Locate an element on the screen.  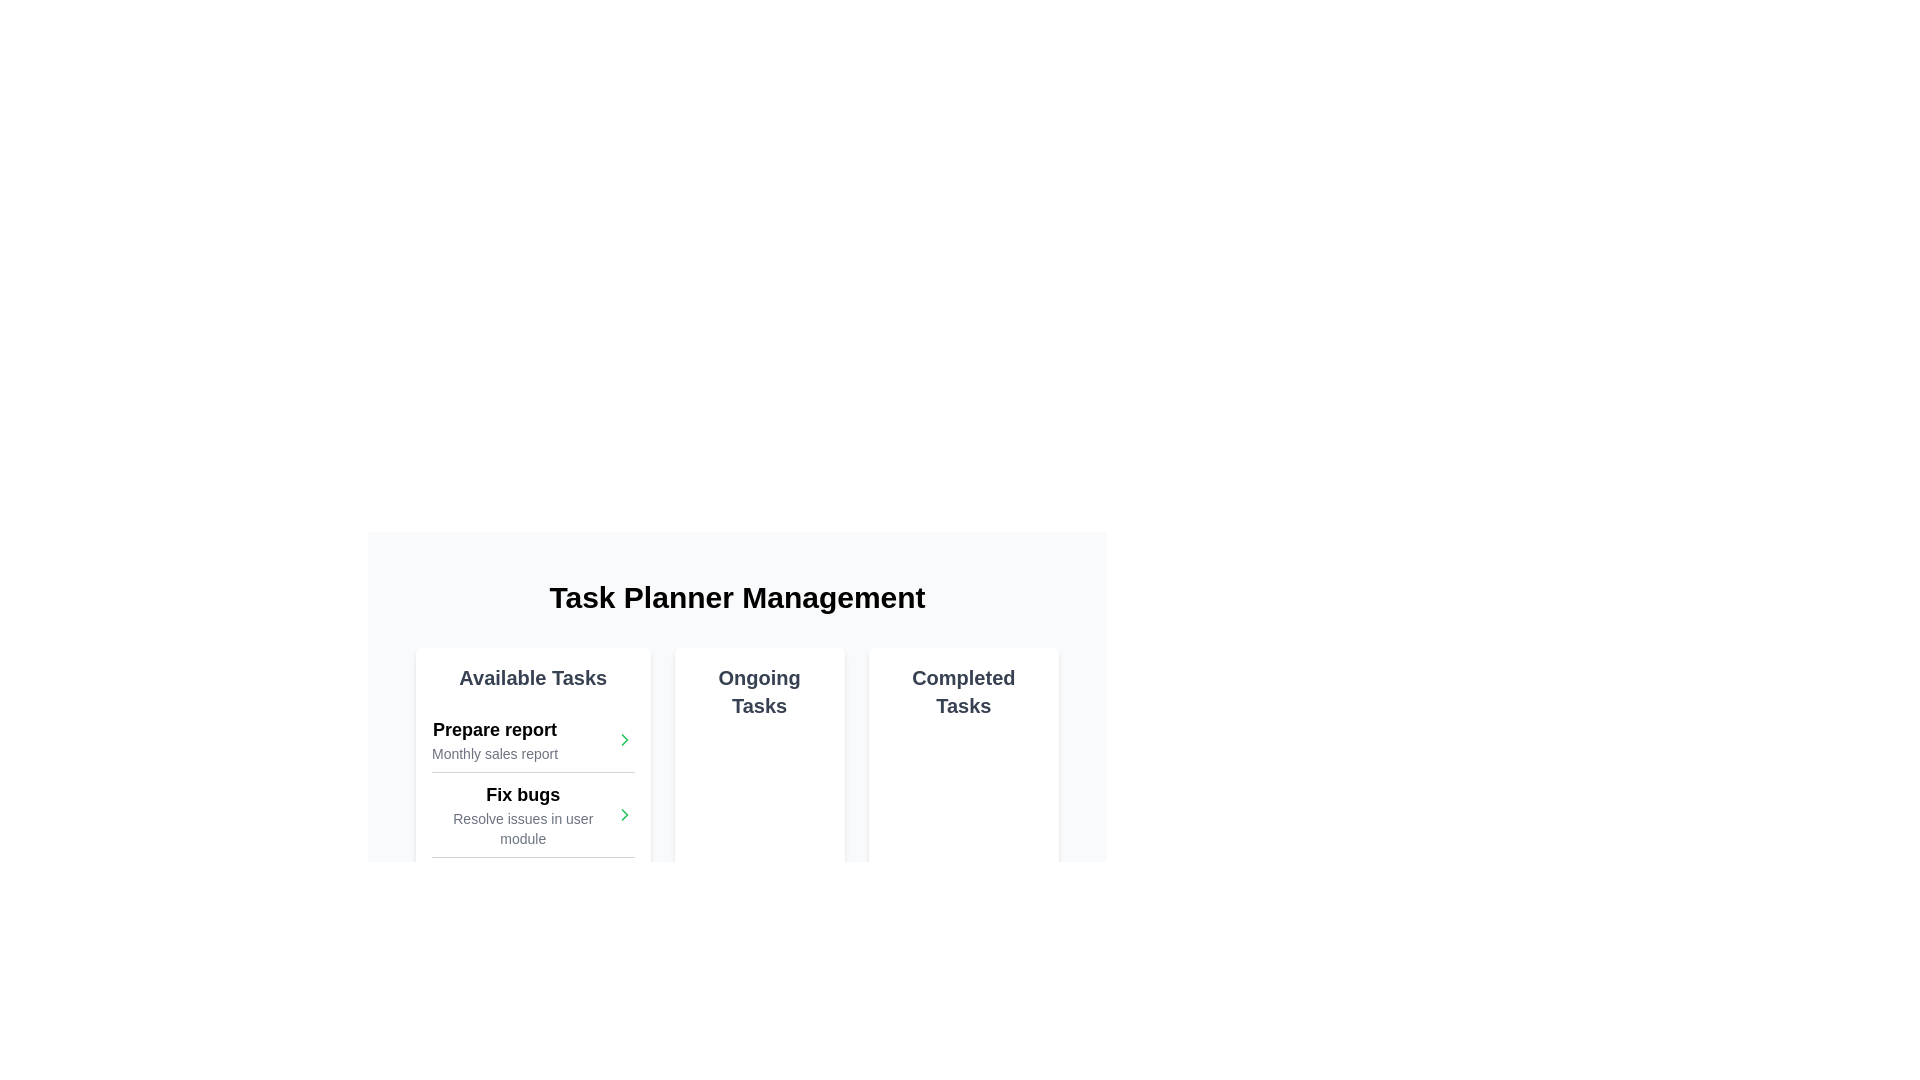
the task item displaying 'Prepare report' and its description 'Monthly sales report' in the 'Available Tasks' section is located at coordinates (494, 740).